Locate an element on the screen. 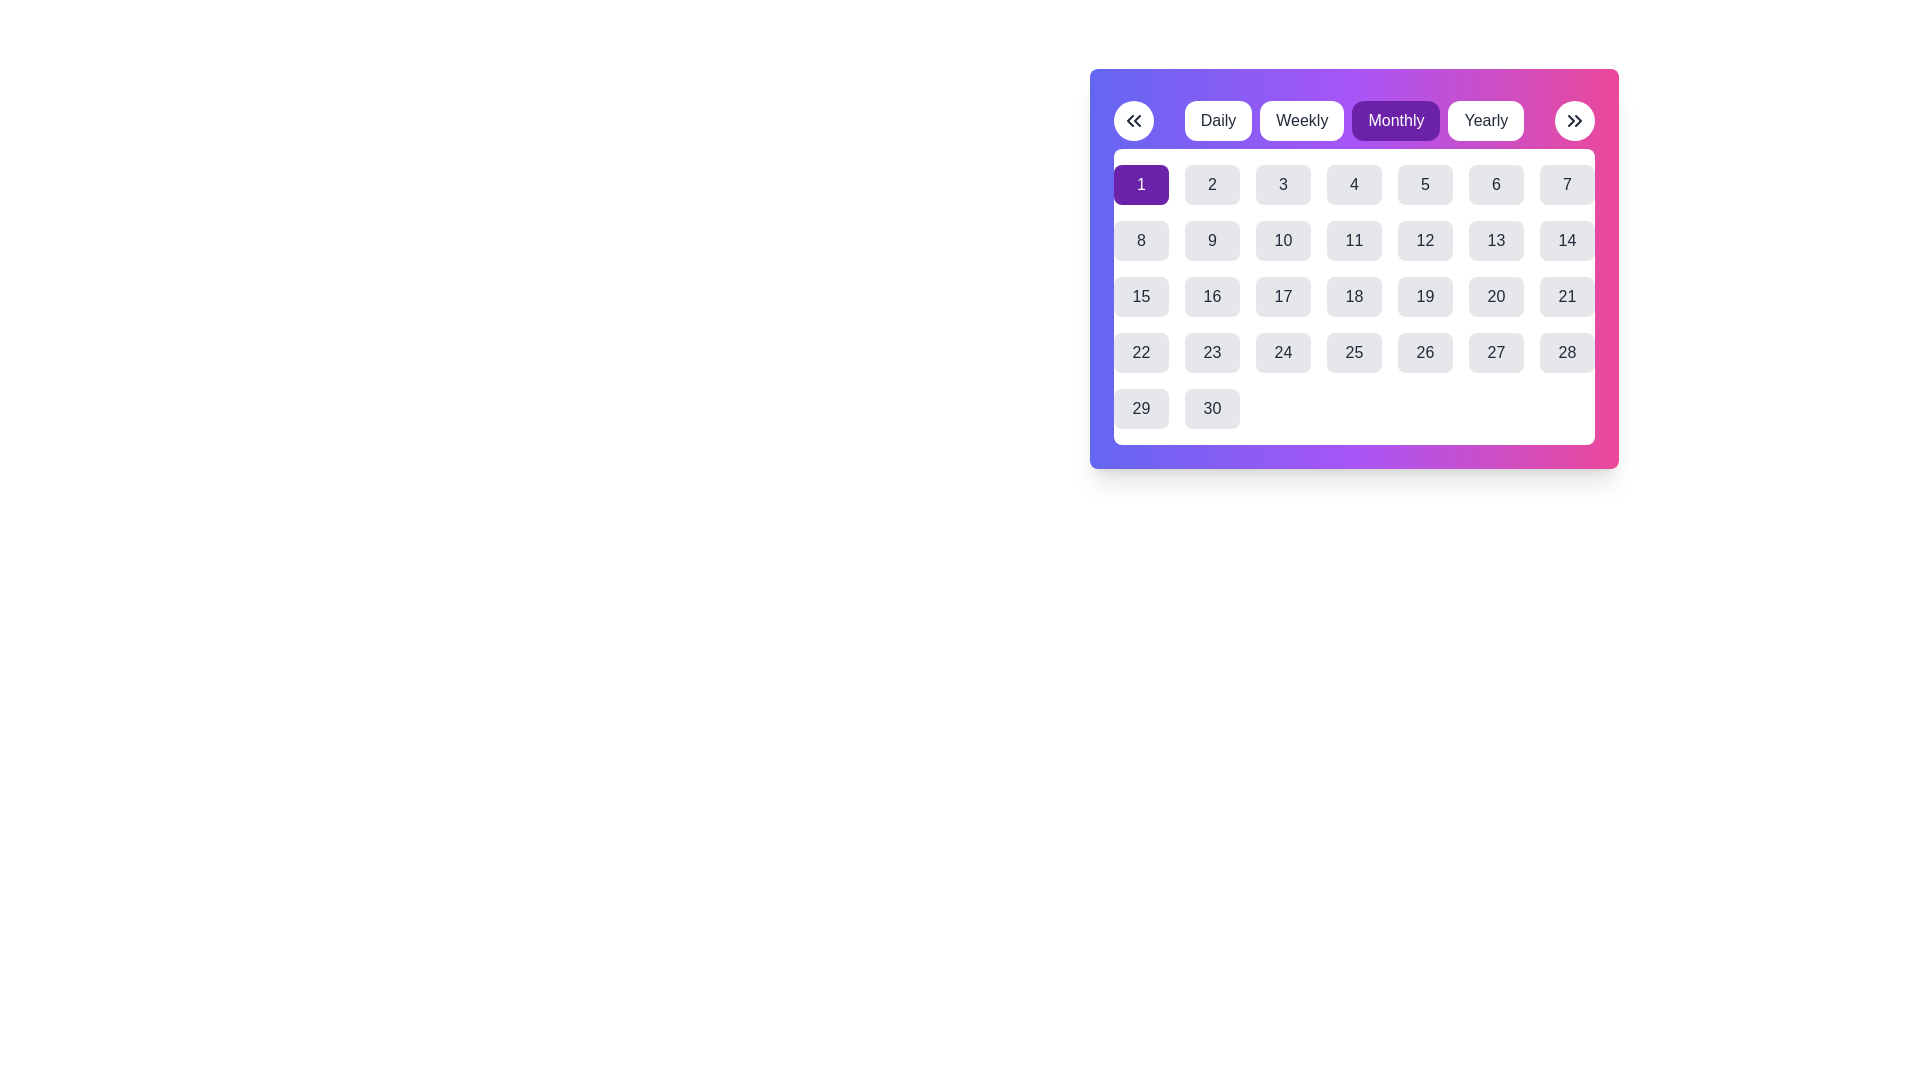 Image resolution: width=1920 pixels, height=1080 pixels. the circular button with a white background and right-pointing chevrons icon located at the far right of the calendar interface header is located at coordinates (1573, 120).